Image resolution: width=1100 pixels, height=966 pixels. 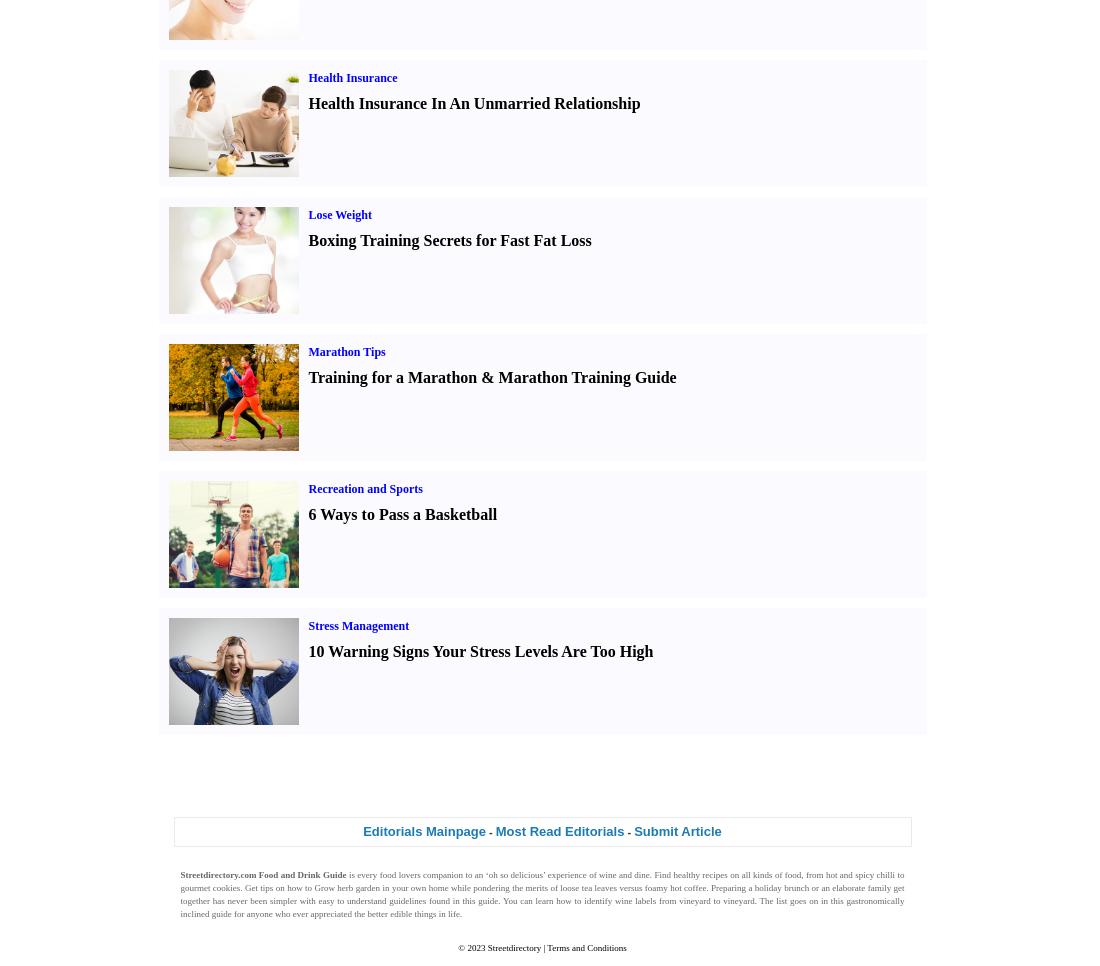 What do you see at coordinates (392, 375) in the screenshot?
I see `'Training for a Marathon'` at bounding box center [392, 375].